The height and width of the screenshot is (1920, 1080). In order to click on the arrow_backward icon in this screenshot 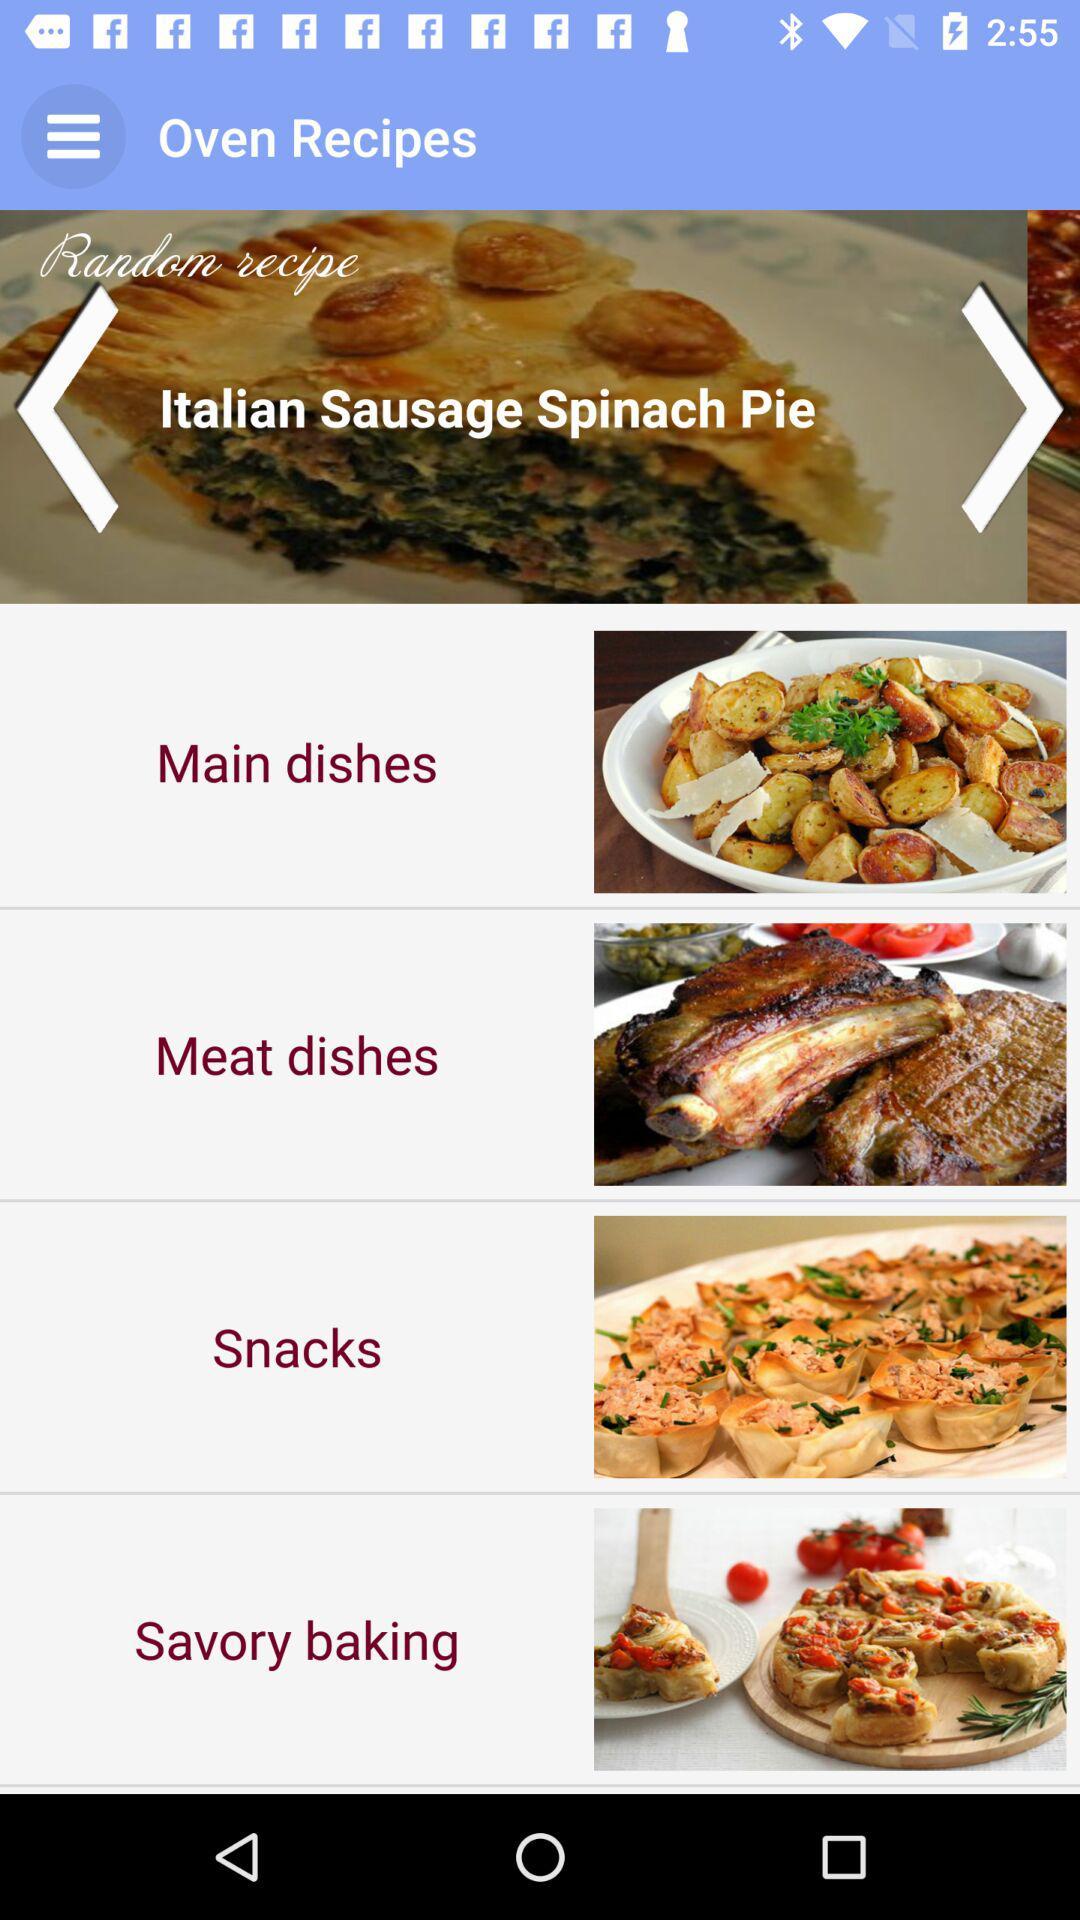, I will do `click(64, 405)`.